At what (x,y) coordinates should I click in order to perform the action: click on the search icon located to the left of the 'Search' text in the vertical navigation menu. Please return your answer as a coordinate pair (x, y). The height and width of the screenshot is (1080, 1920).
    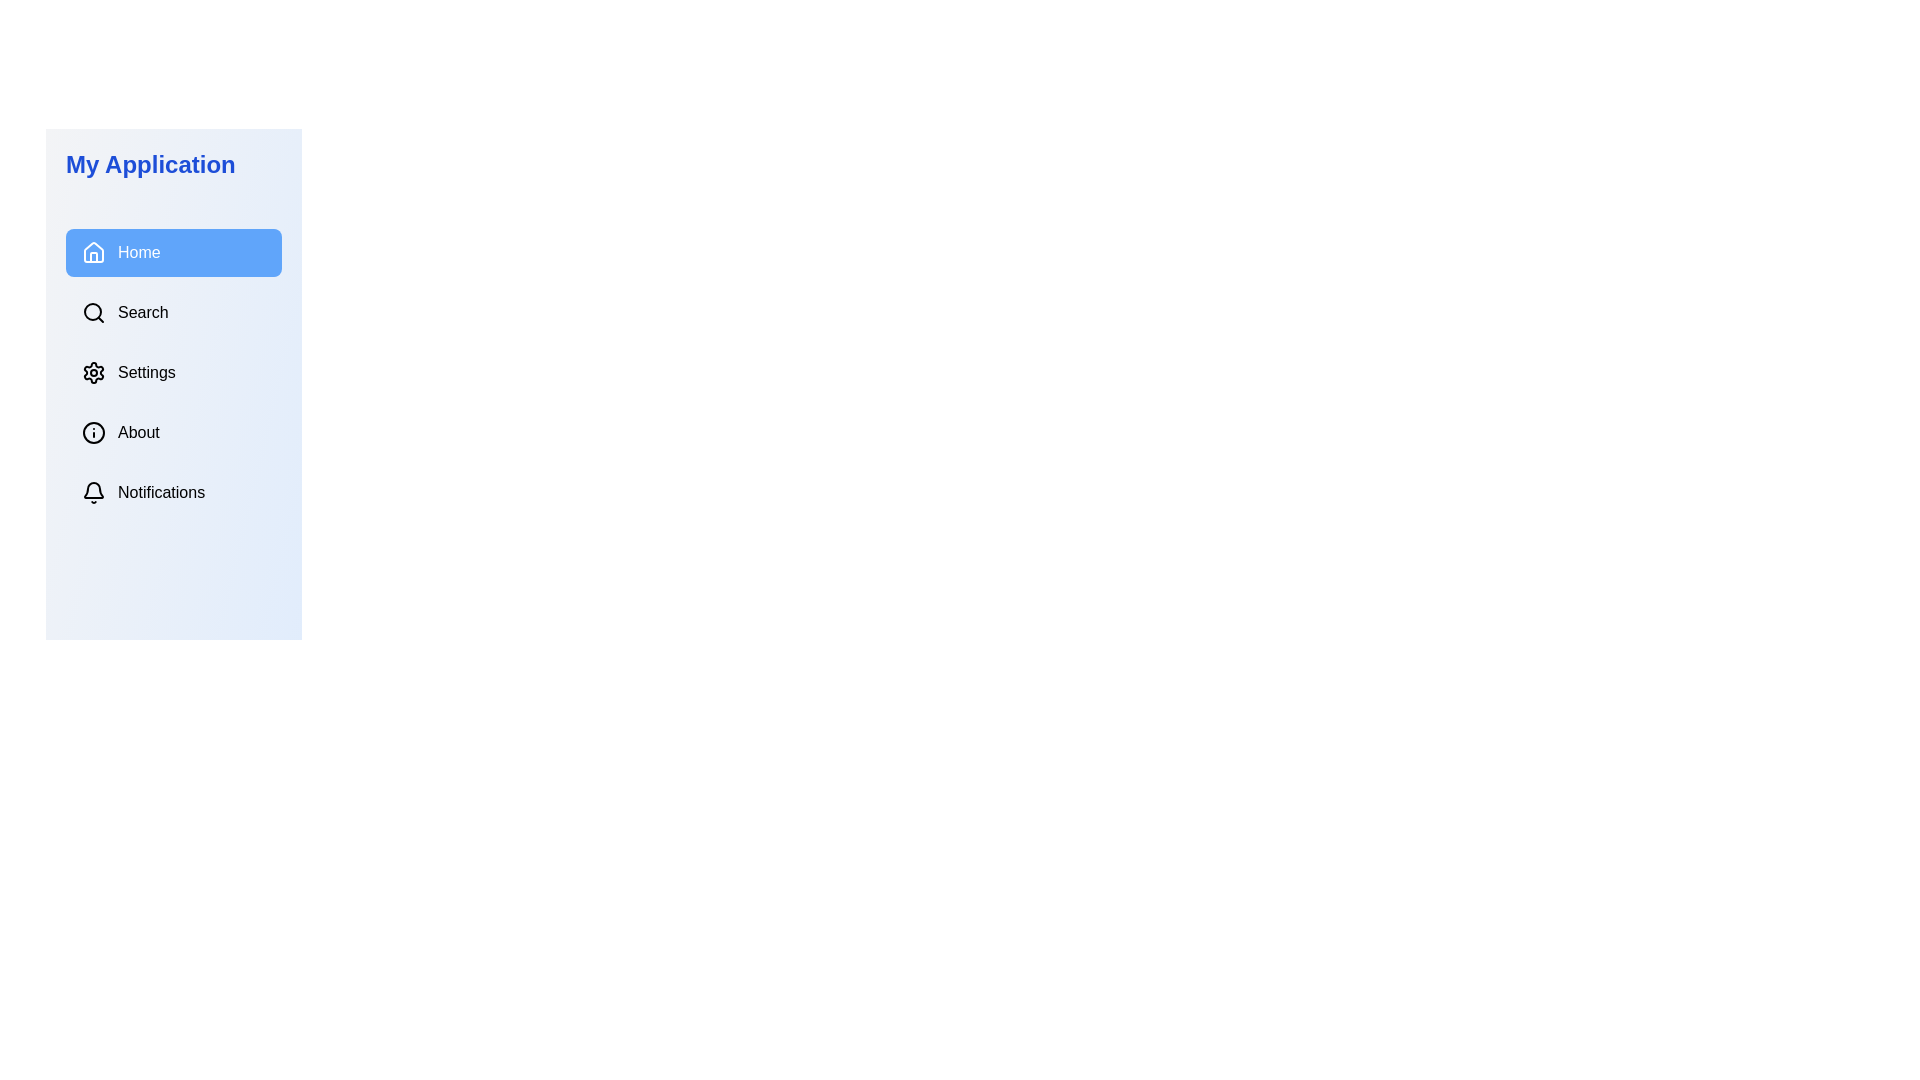
    Looking at the image, I should click on (93, 312).